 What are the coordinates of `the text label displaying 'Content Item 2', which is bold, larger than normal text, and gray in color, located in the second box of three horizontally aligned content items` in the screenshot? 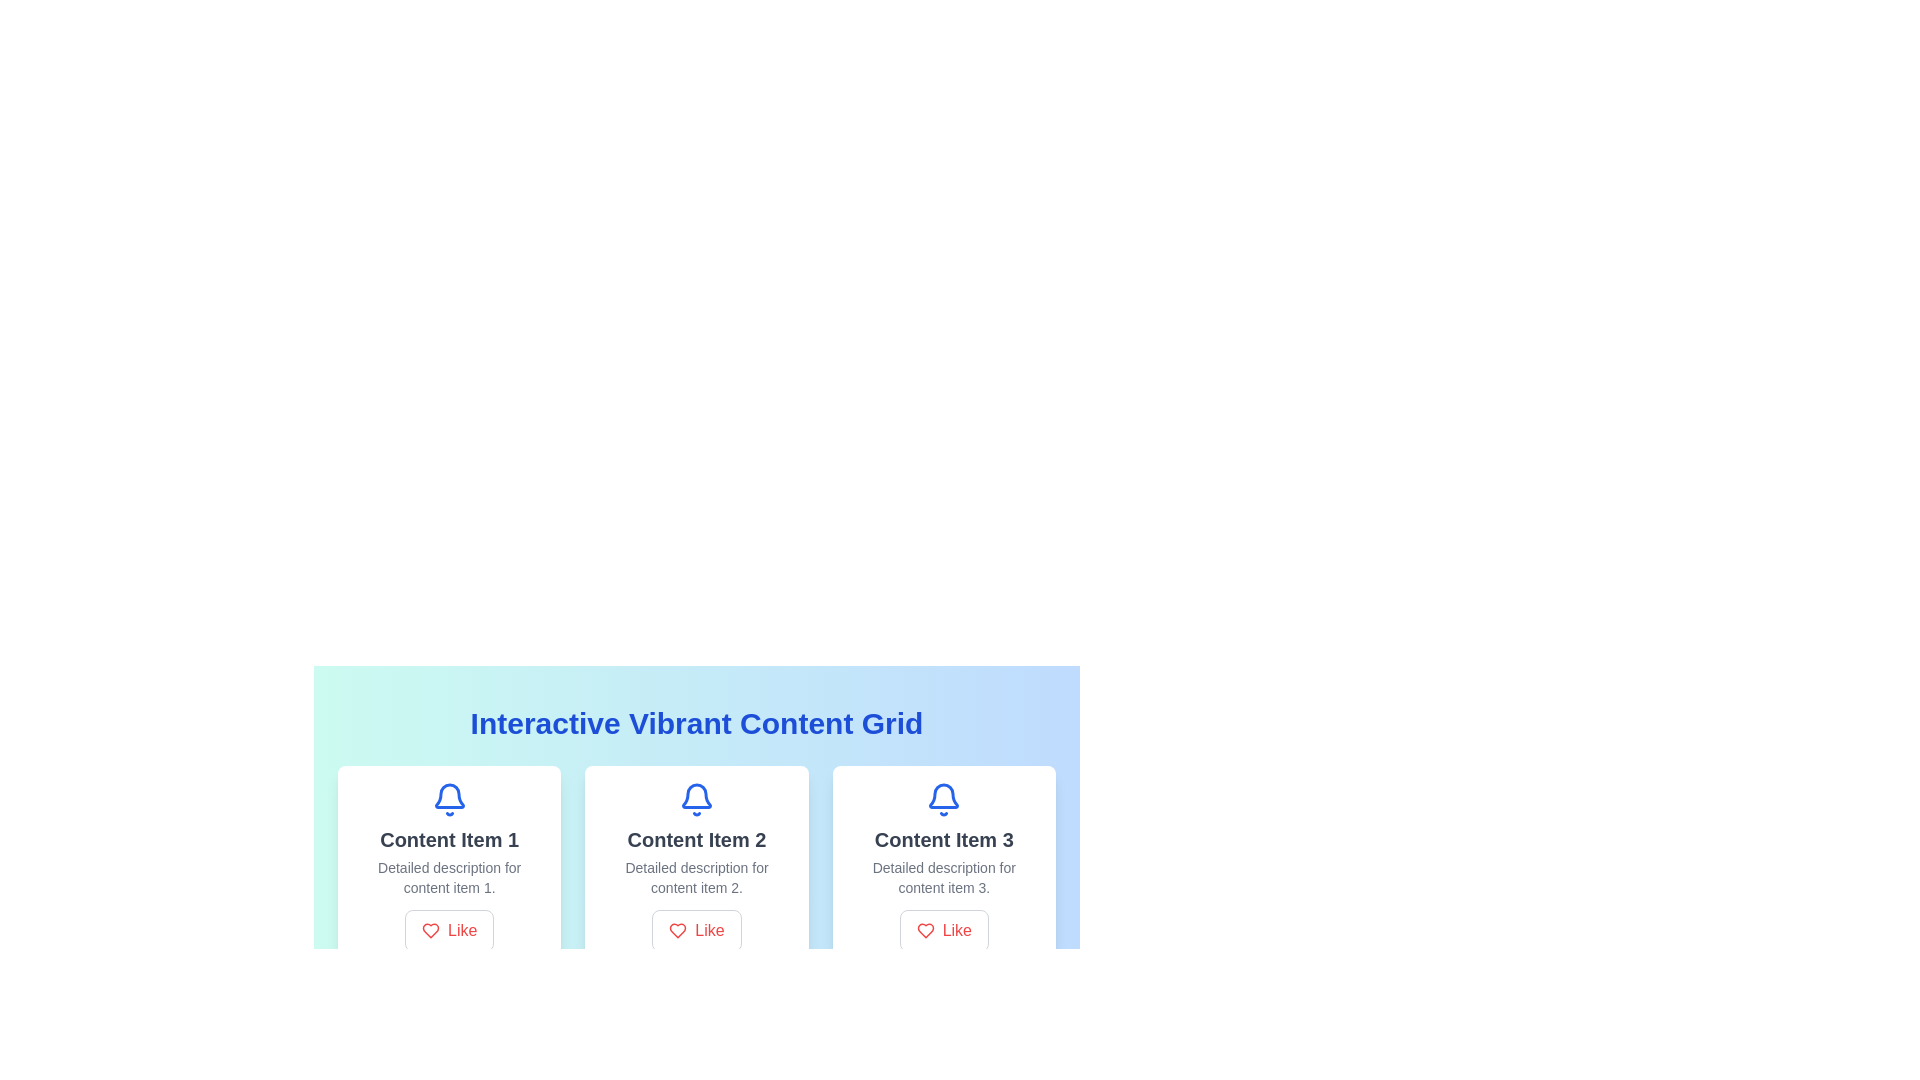 It's located at (696, 840).